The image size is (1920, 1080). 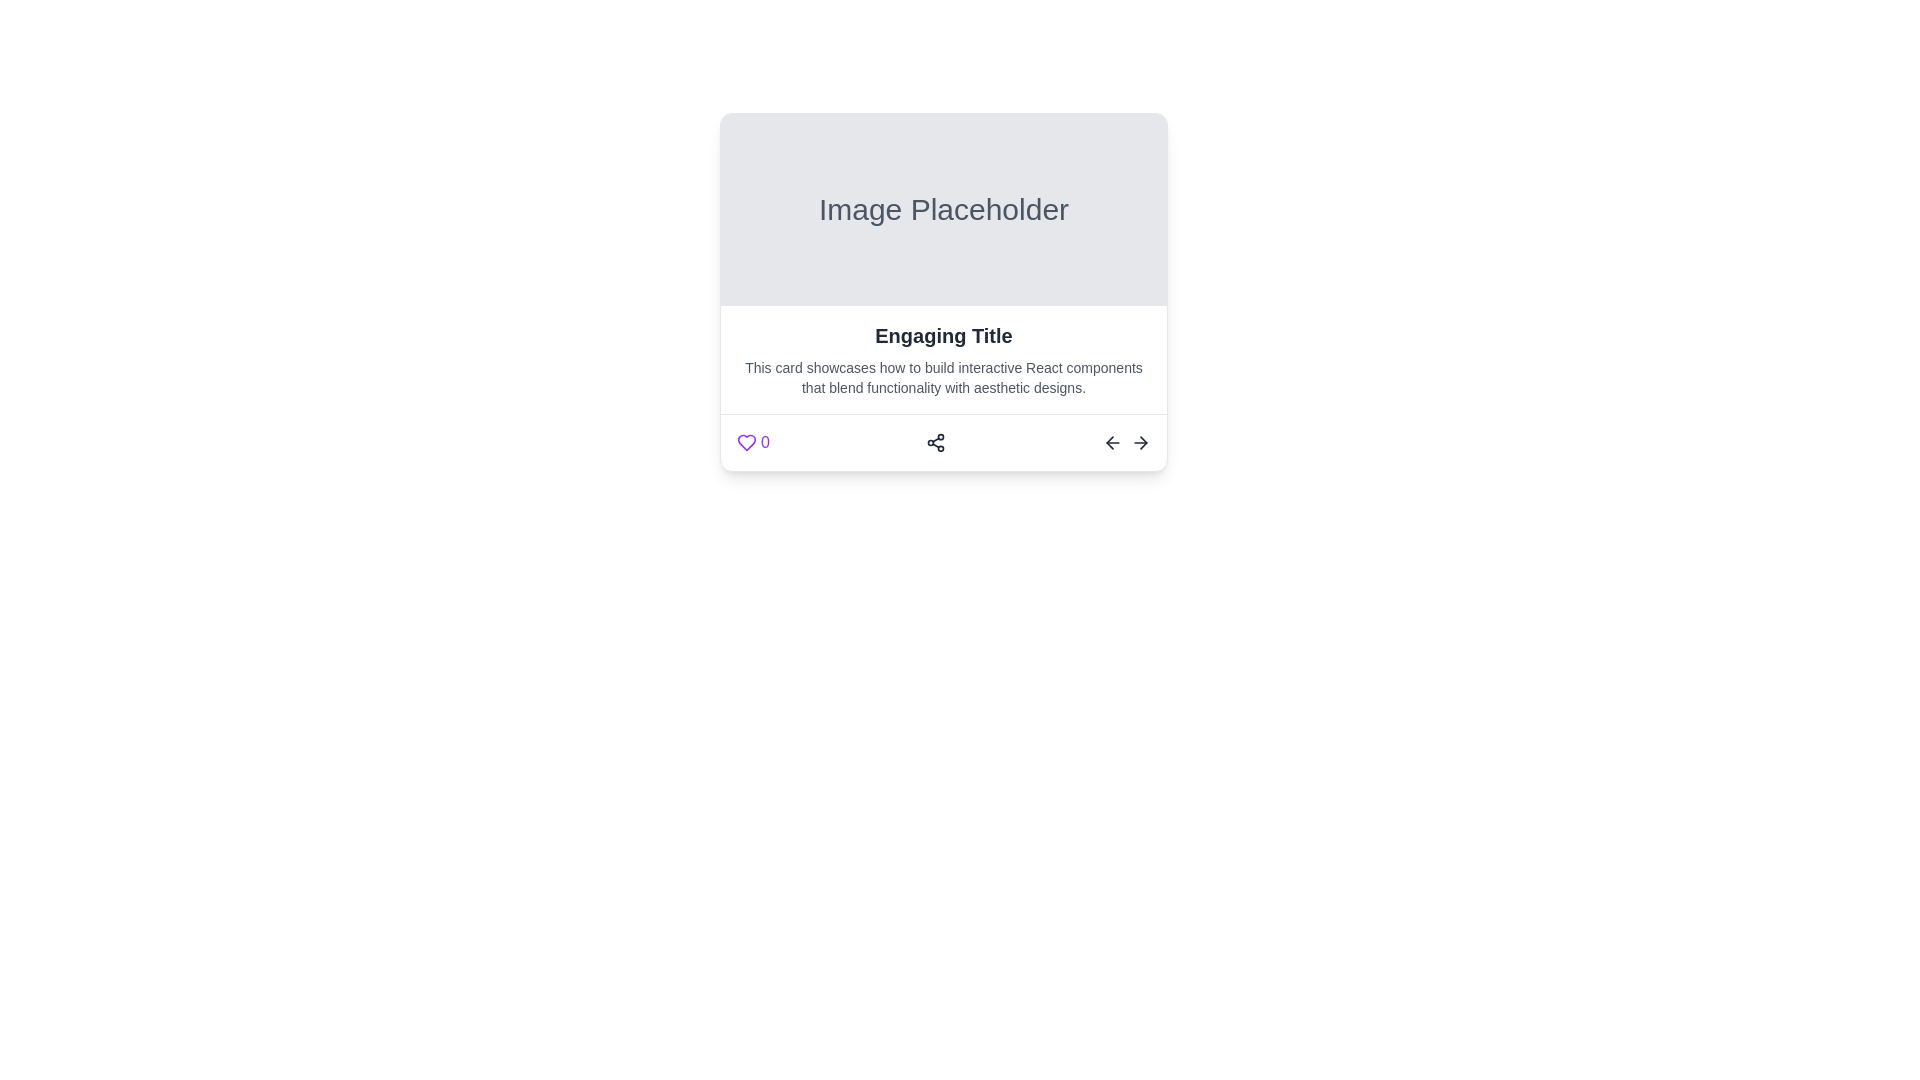 I want to click on the Card item placeholder which has a light gray background and the text 'Image Placeholder' centered in a darker gray color, so click(x=943, y=209).